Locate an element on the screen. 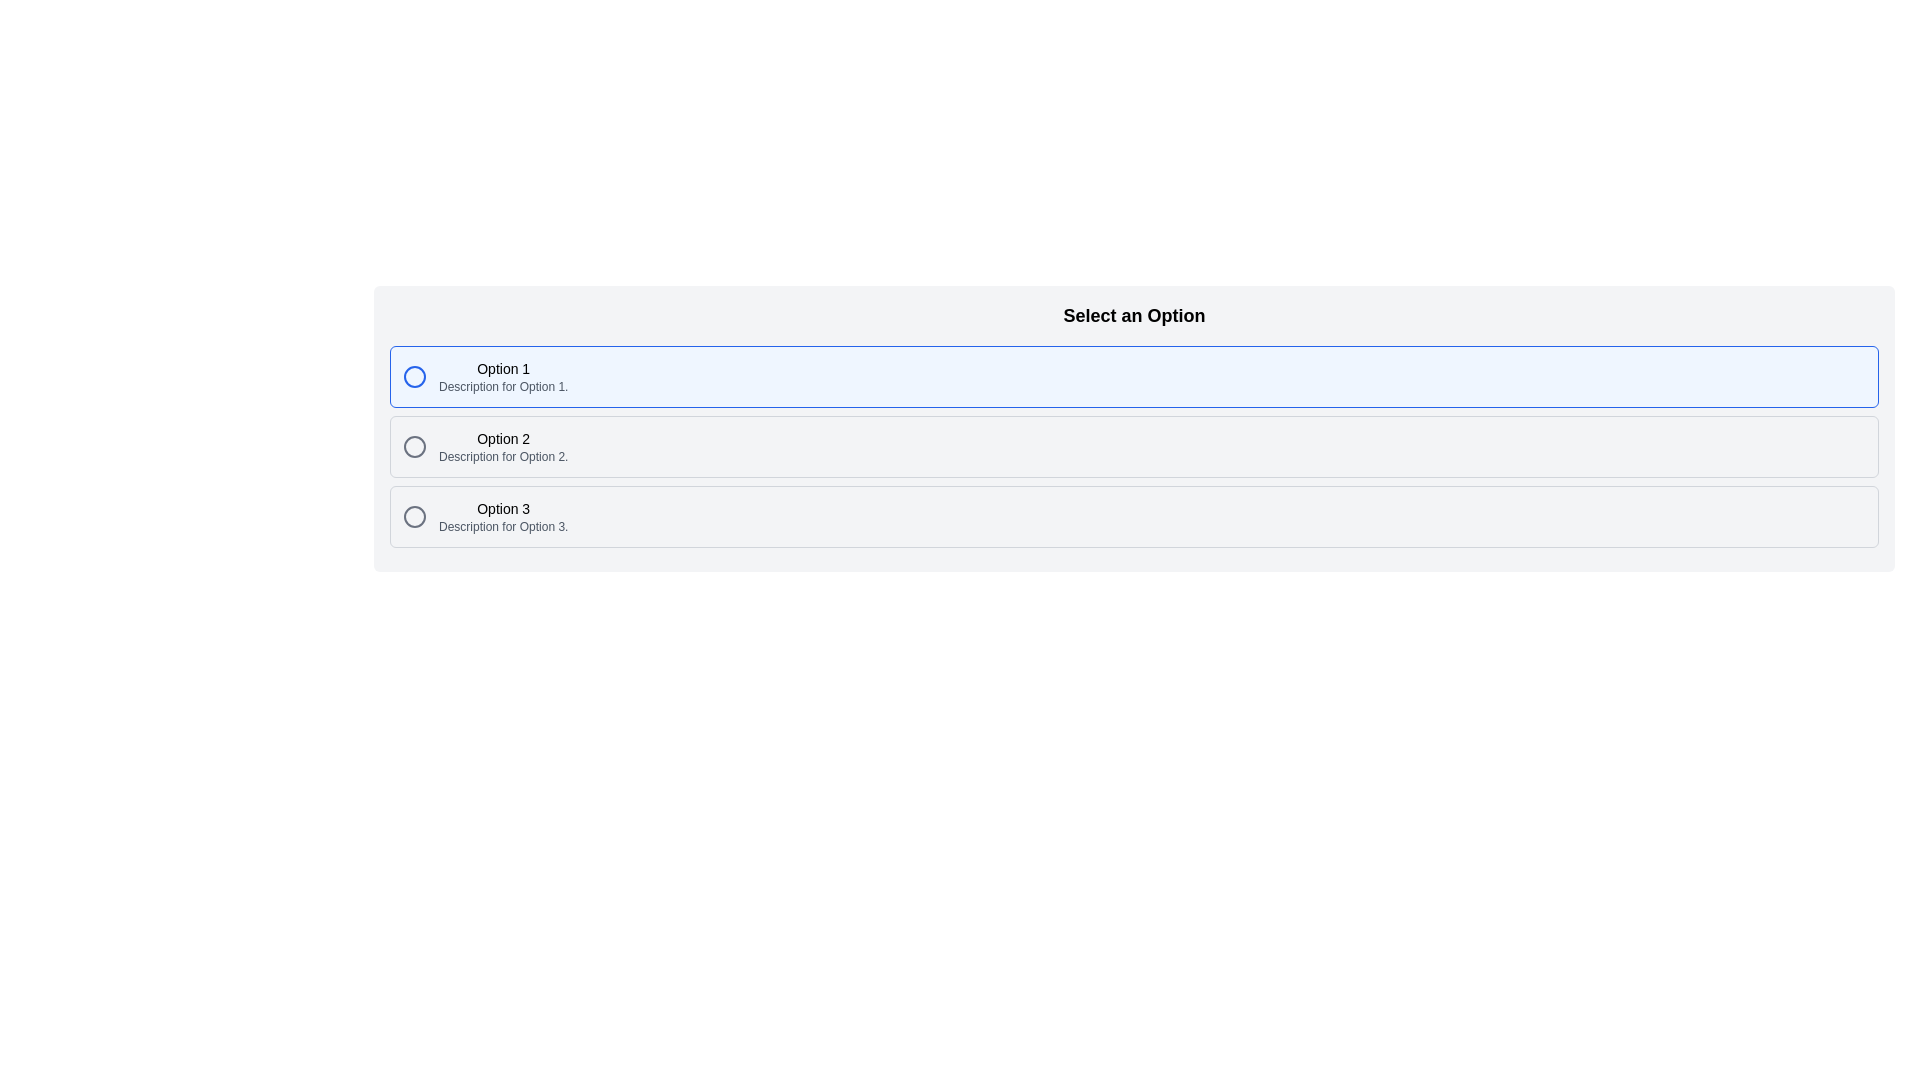 The image size is (1920, 1080). the Radio button indicator for 'Option 3 Description for Option 3' is located at coordinates (413, 515).